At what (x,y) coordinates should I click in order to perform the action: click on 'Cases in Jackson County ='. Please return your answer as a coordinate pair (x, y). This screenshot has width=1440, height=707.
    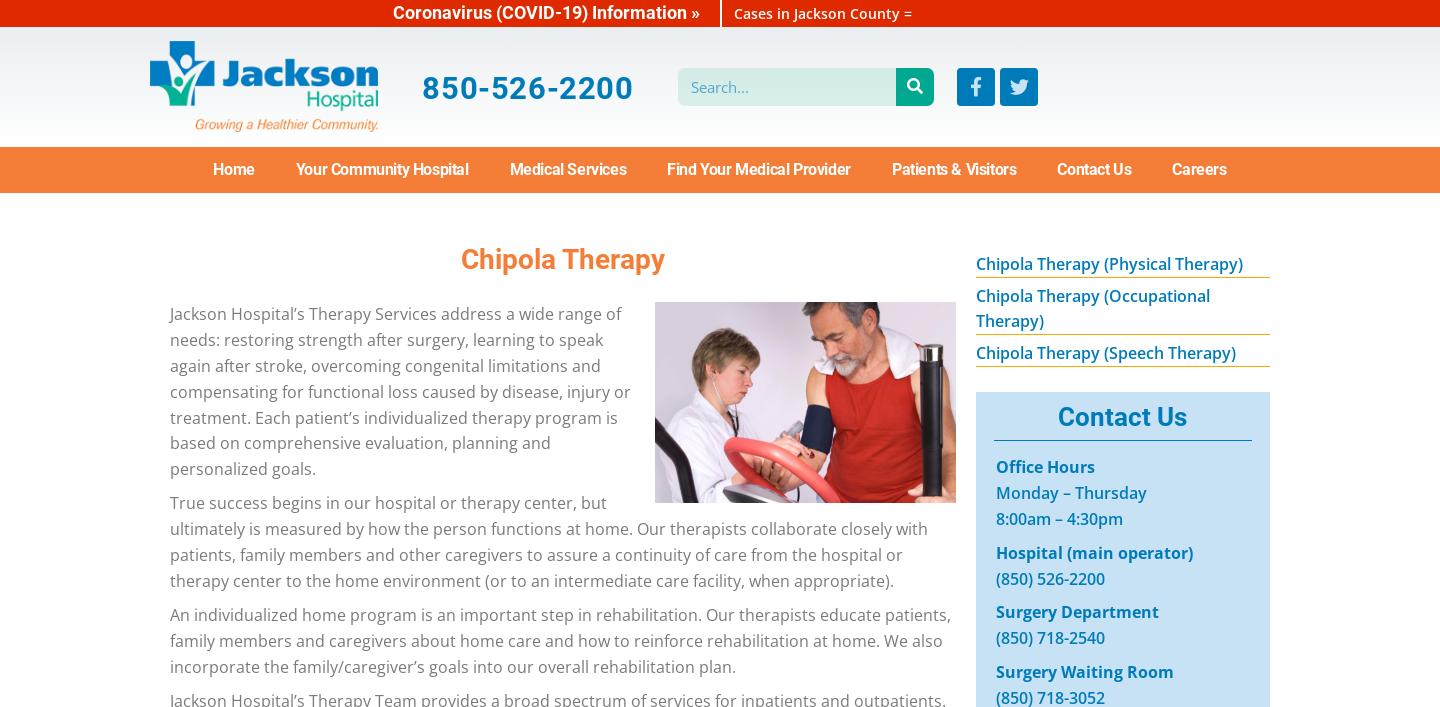
    Looking at the image, I should click on (822, 12).